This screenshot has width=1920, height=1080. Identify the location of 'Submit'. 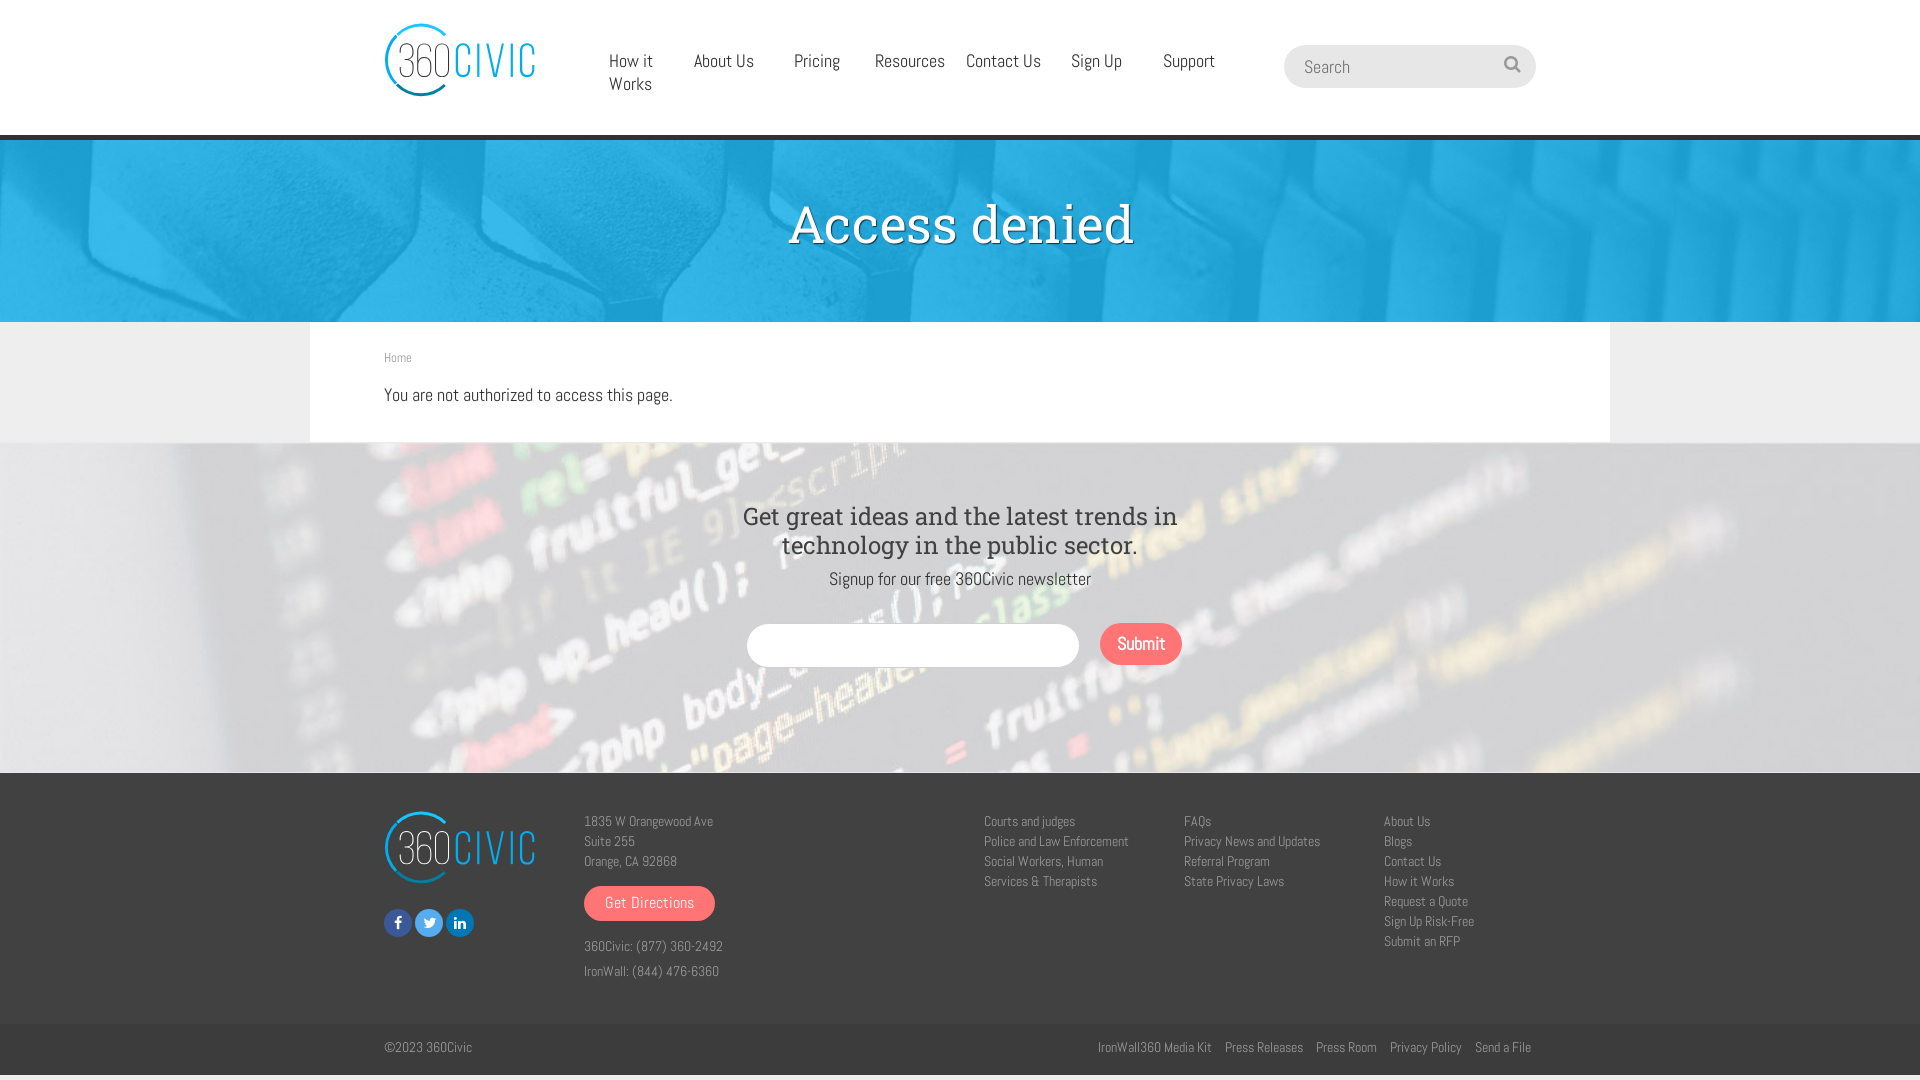
(1141, 644).